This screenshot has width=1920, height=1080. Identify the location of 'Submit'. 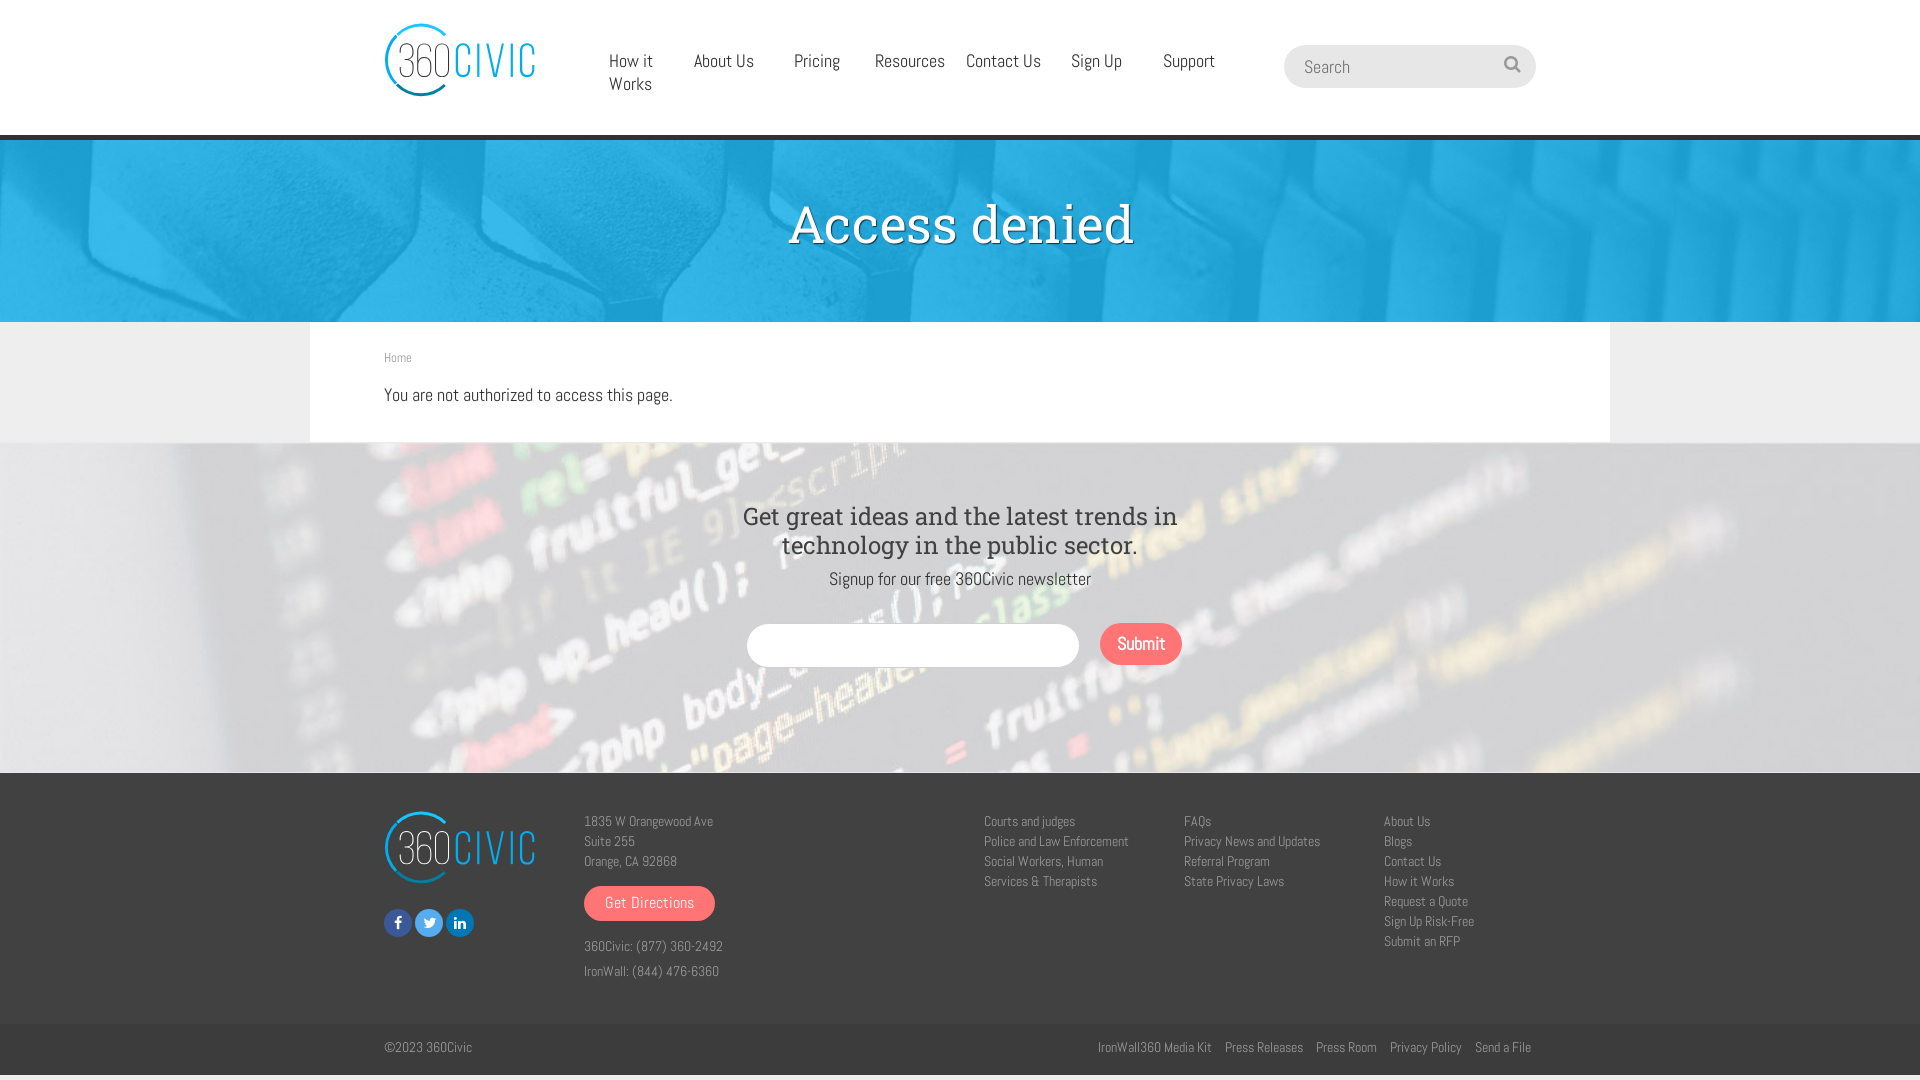
(1141, 644).